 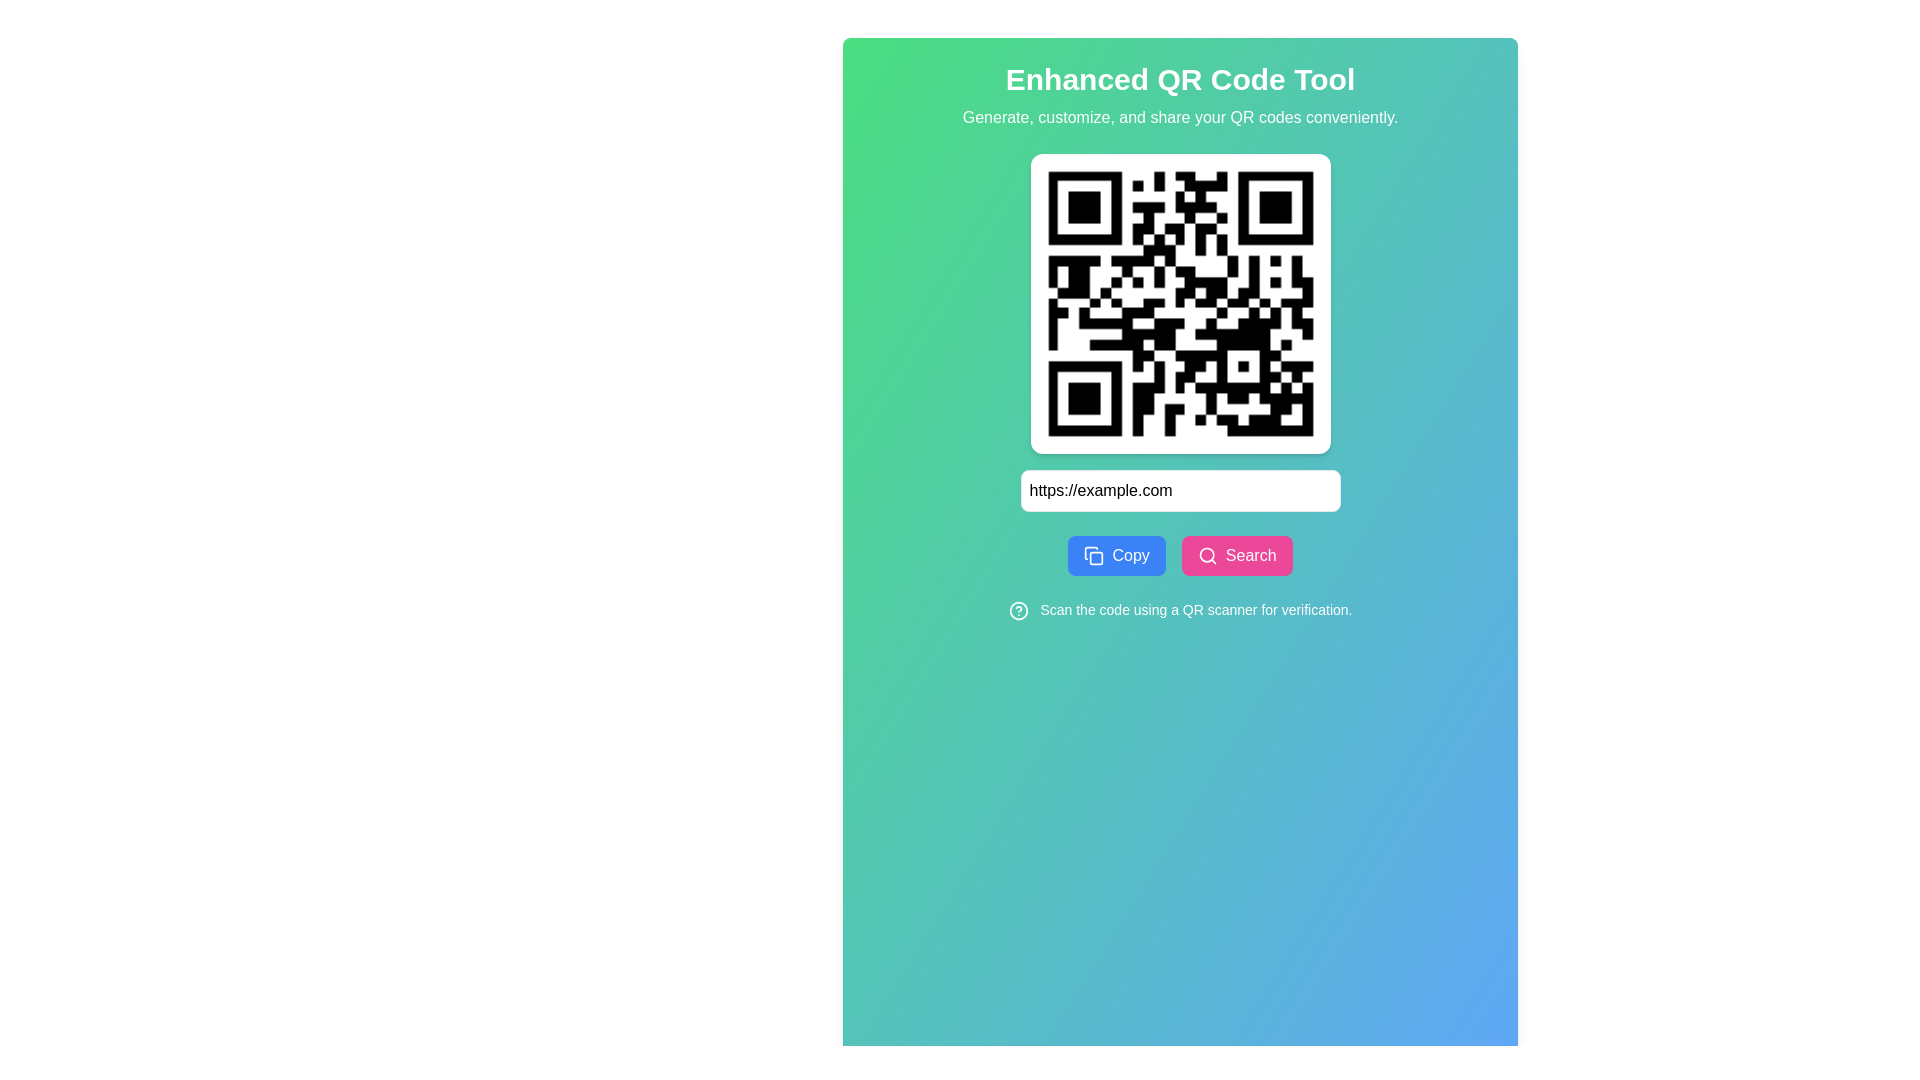 I want to click on the 'Copy' graphical icon, which is the first icon in the set below the input field, located to the left of the magnifying glass icon, so click(x=1090, y=553).